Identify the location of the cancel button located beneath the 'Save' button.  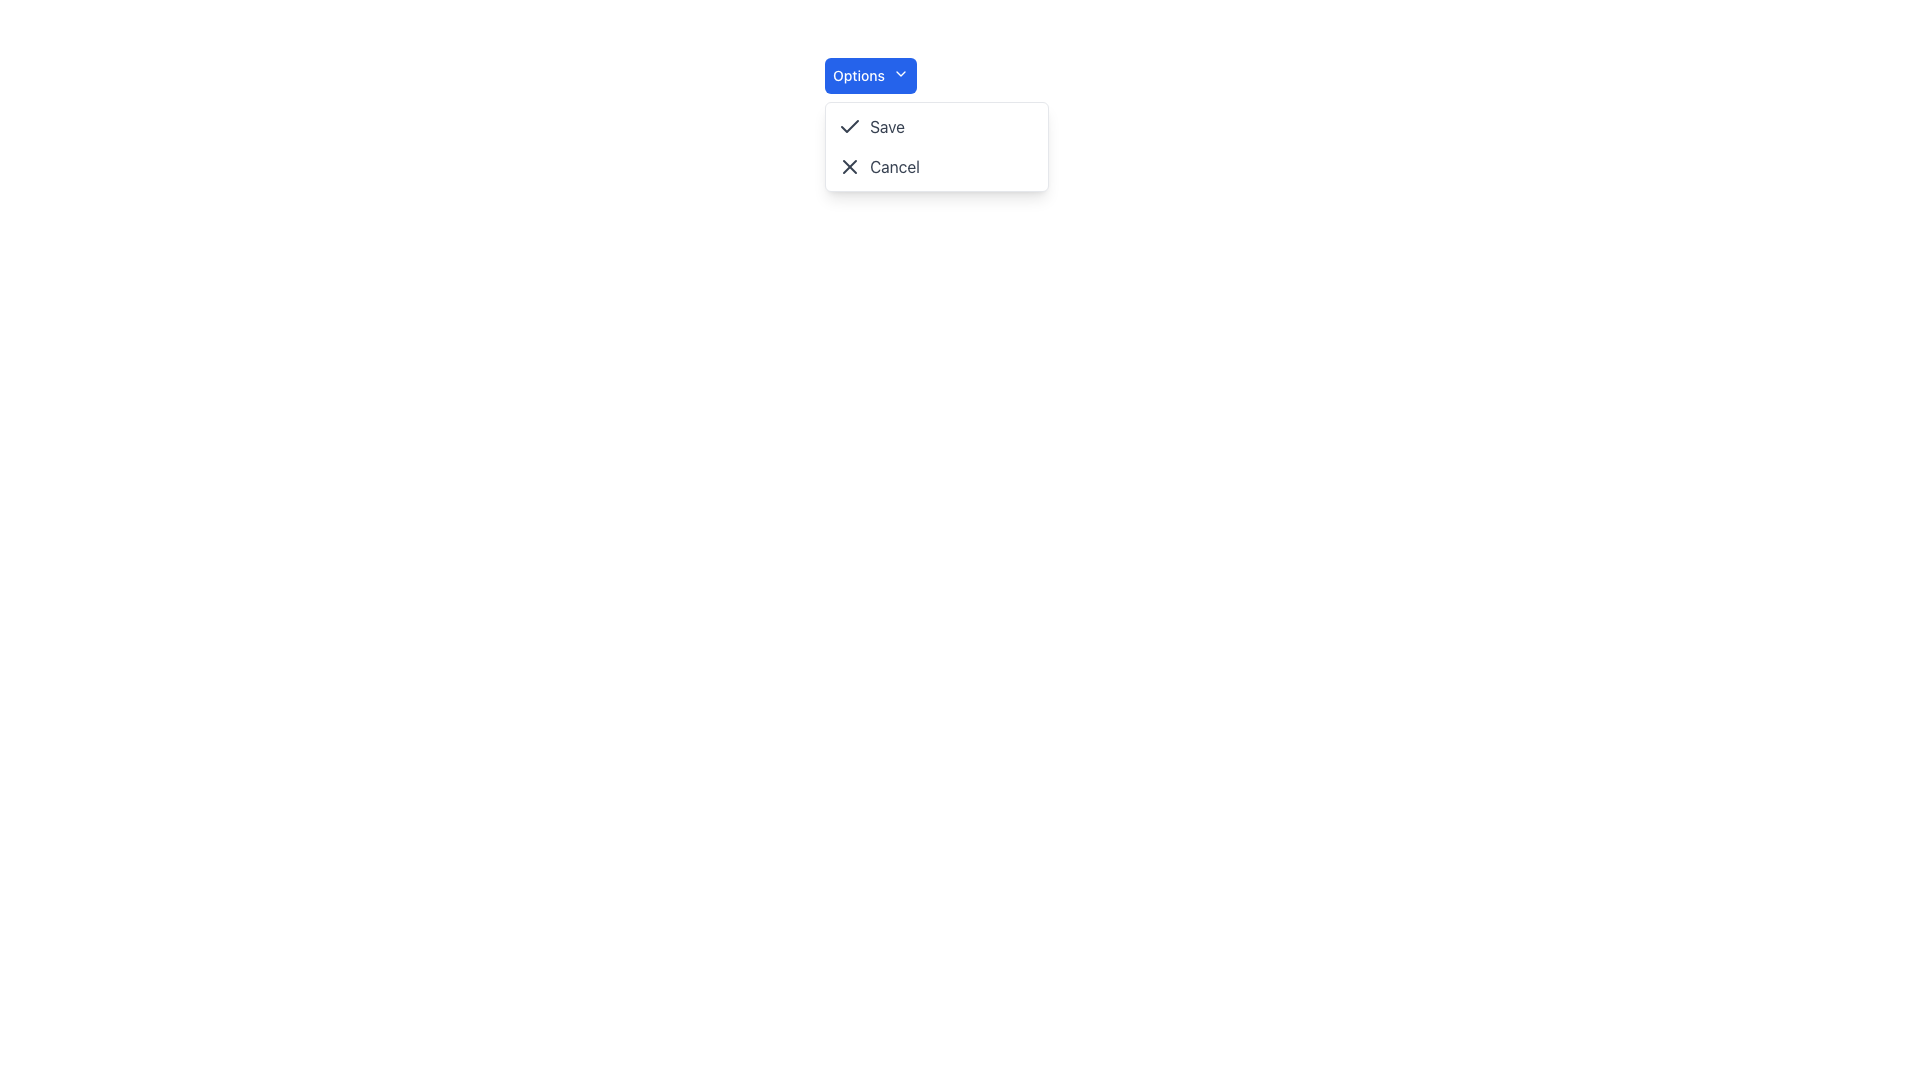
(936, 165).